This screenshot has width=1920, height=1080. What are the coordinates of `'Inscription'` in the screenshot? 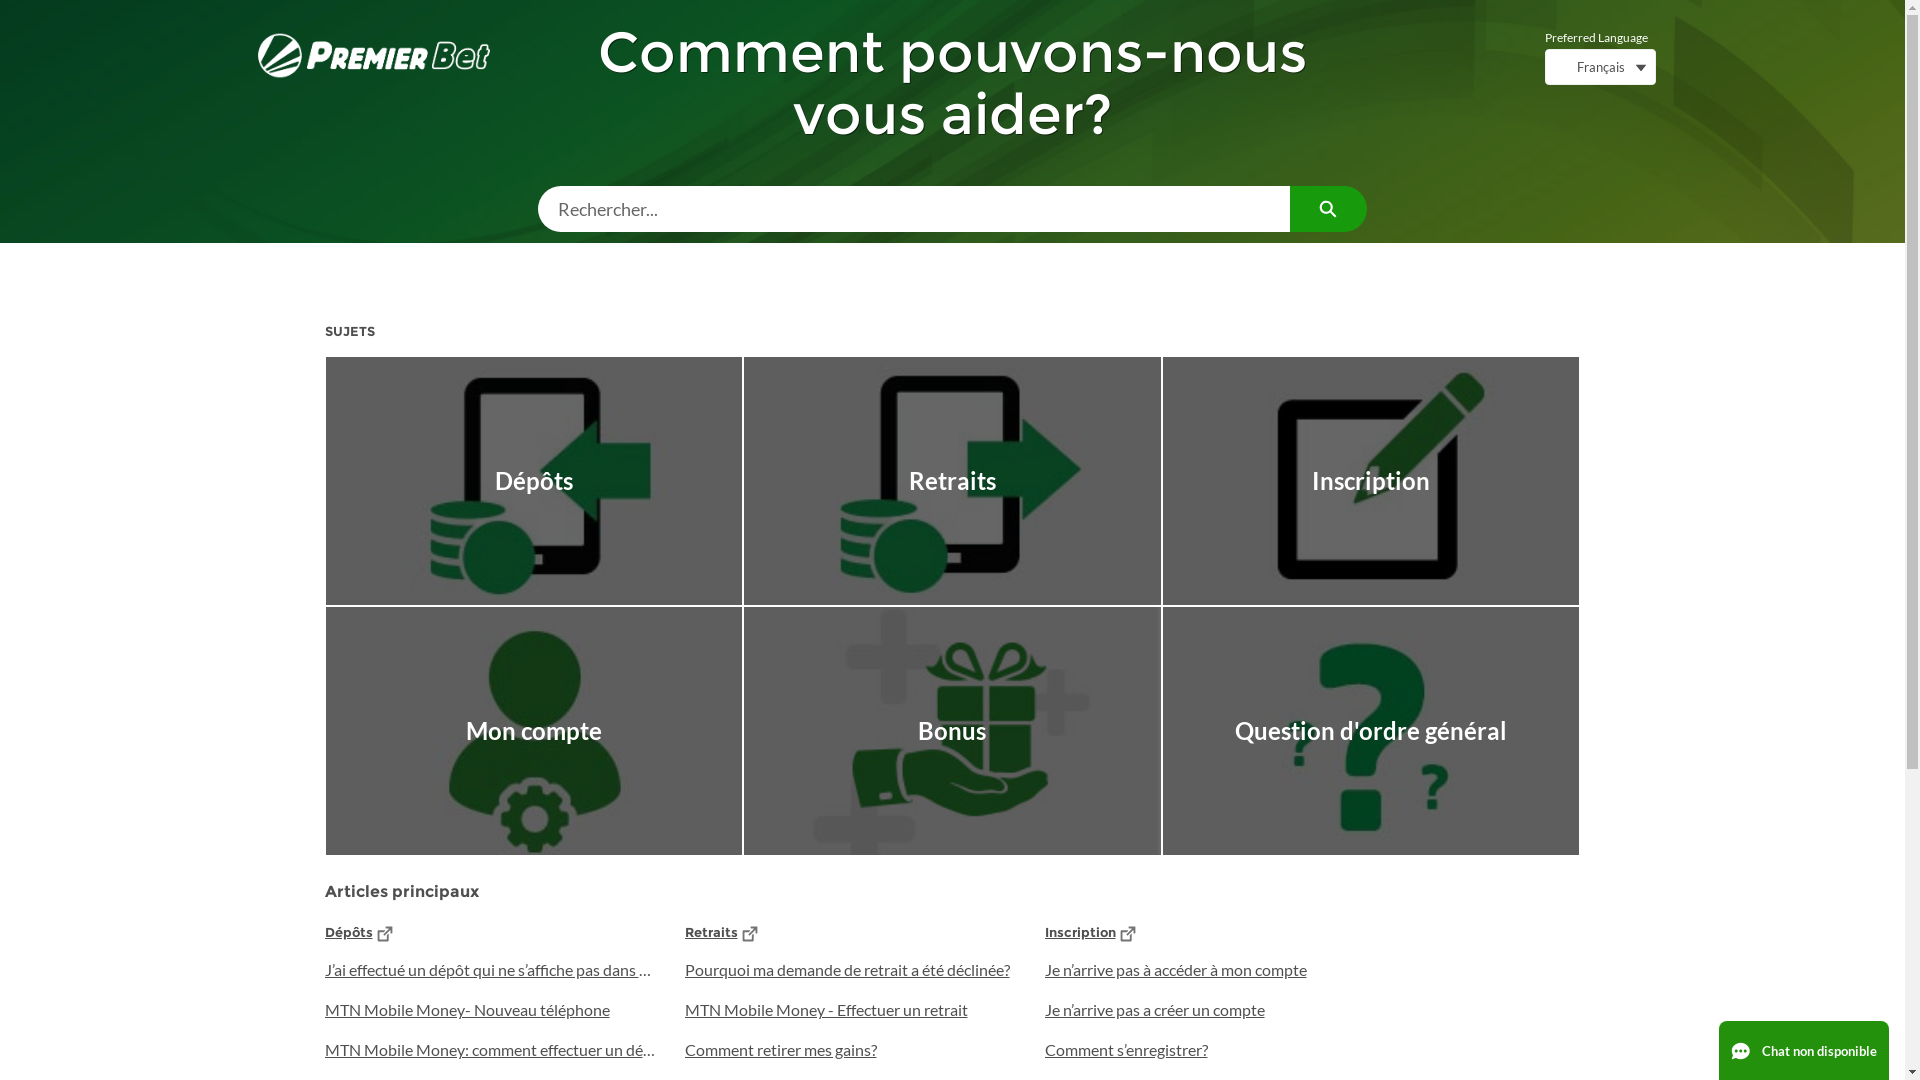 It's located at (1078, 932).